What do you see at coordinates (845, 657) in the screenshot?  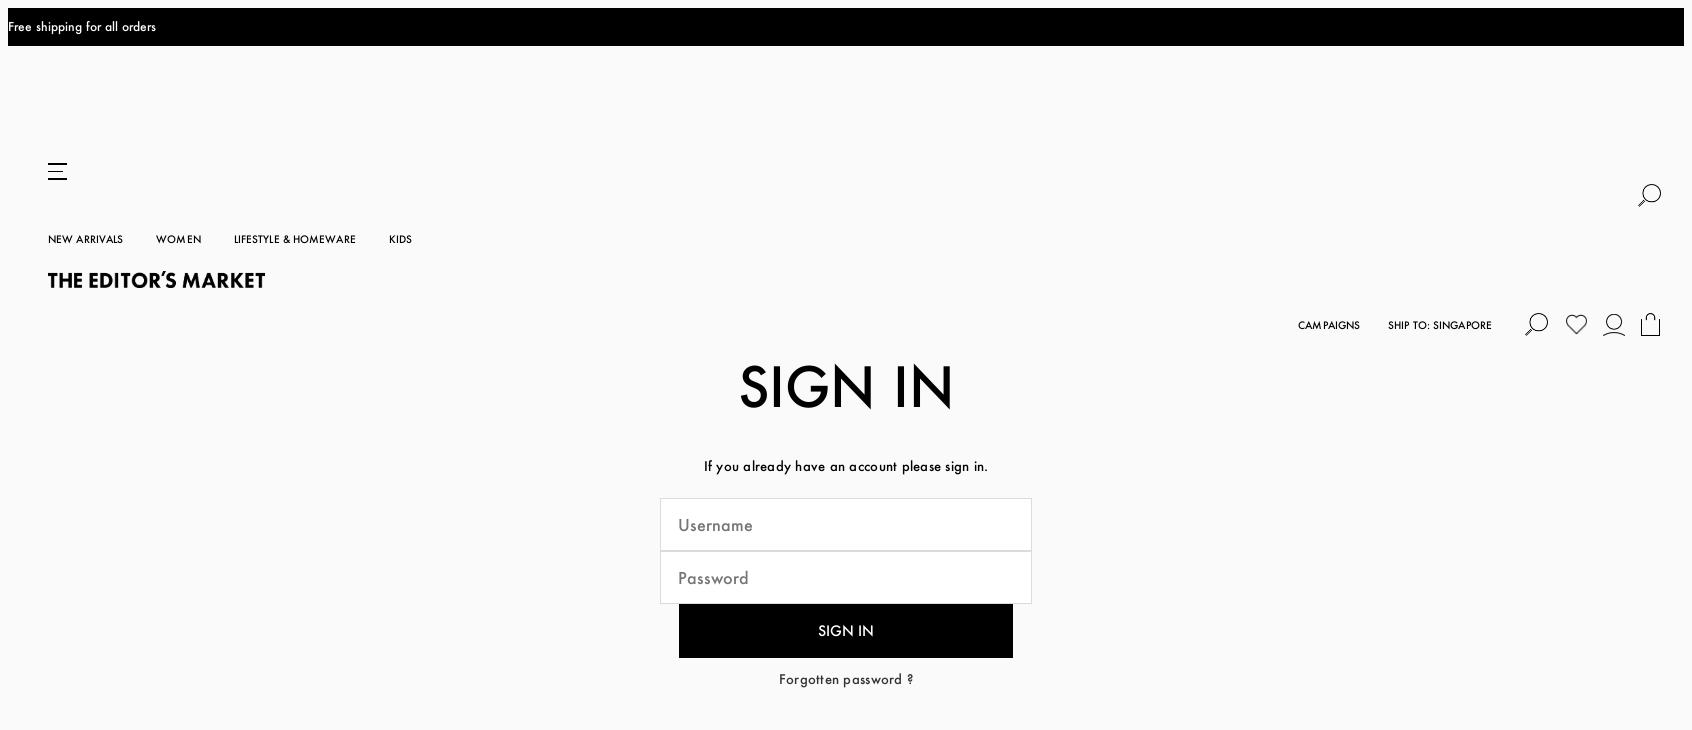 I see `'Register'` at bounding box center [845, 657].